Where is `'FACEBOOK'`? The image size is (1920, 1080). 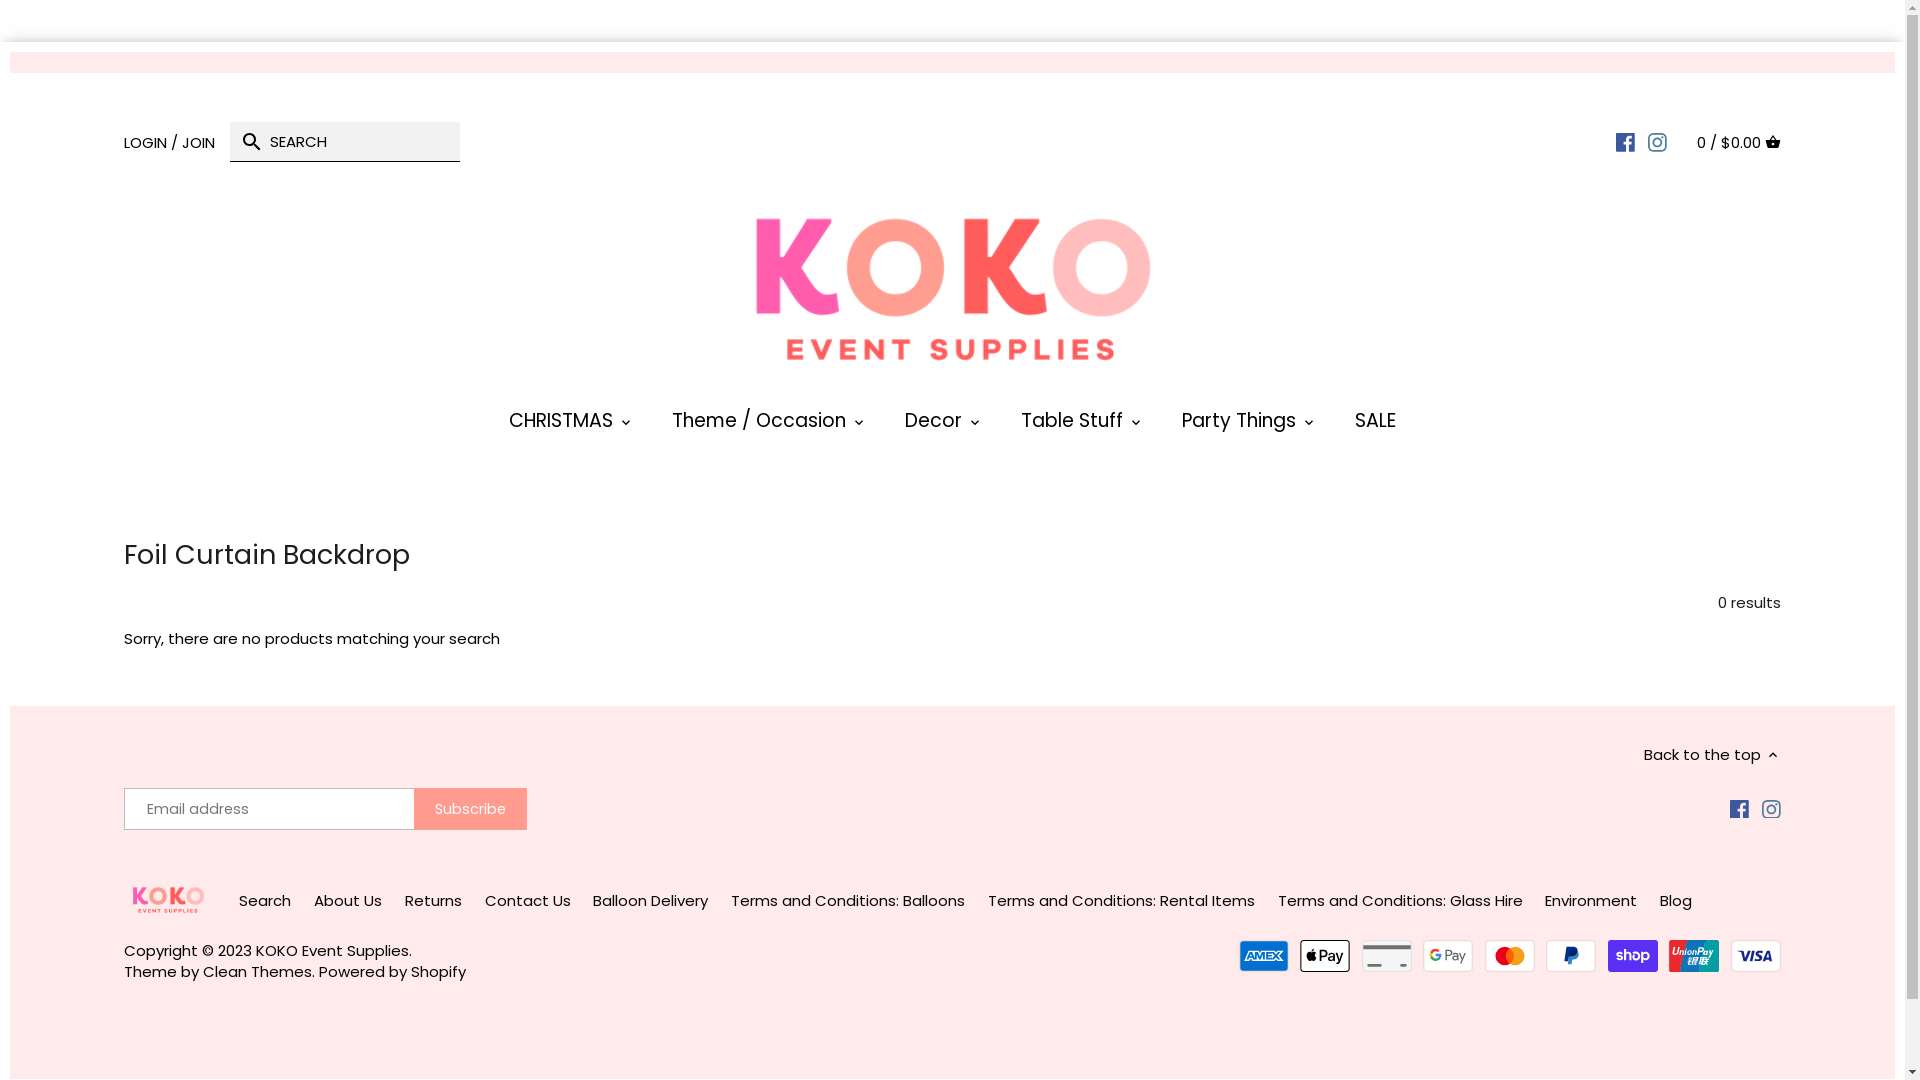 'FACEBOOK' is located at coordinates (1625, 140).